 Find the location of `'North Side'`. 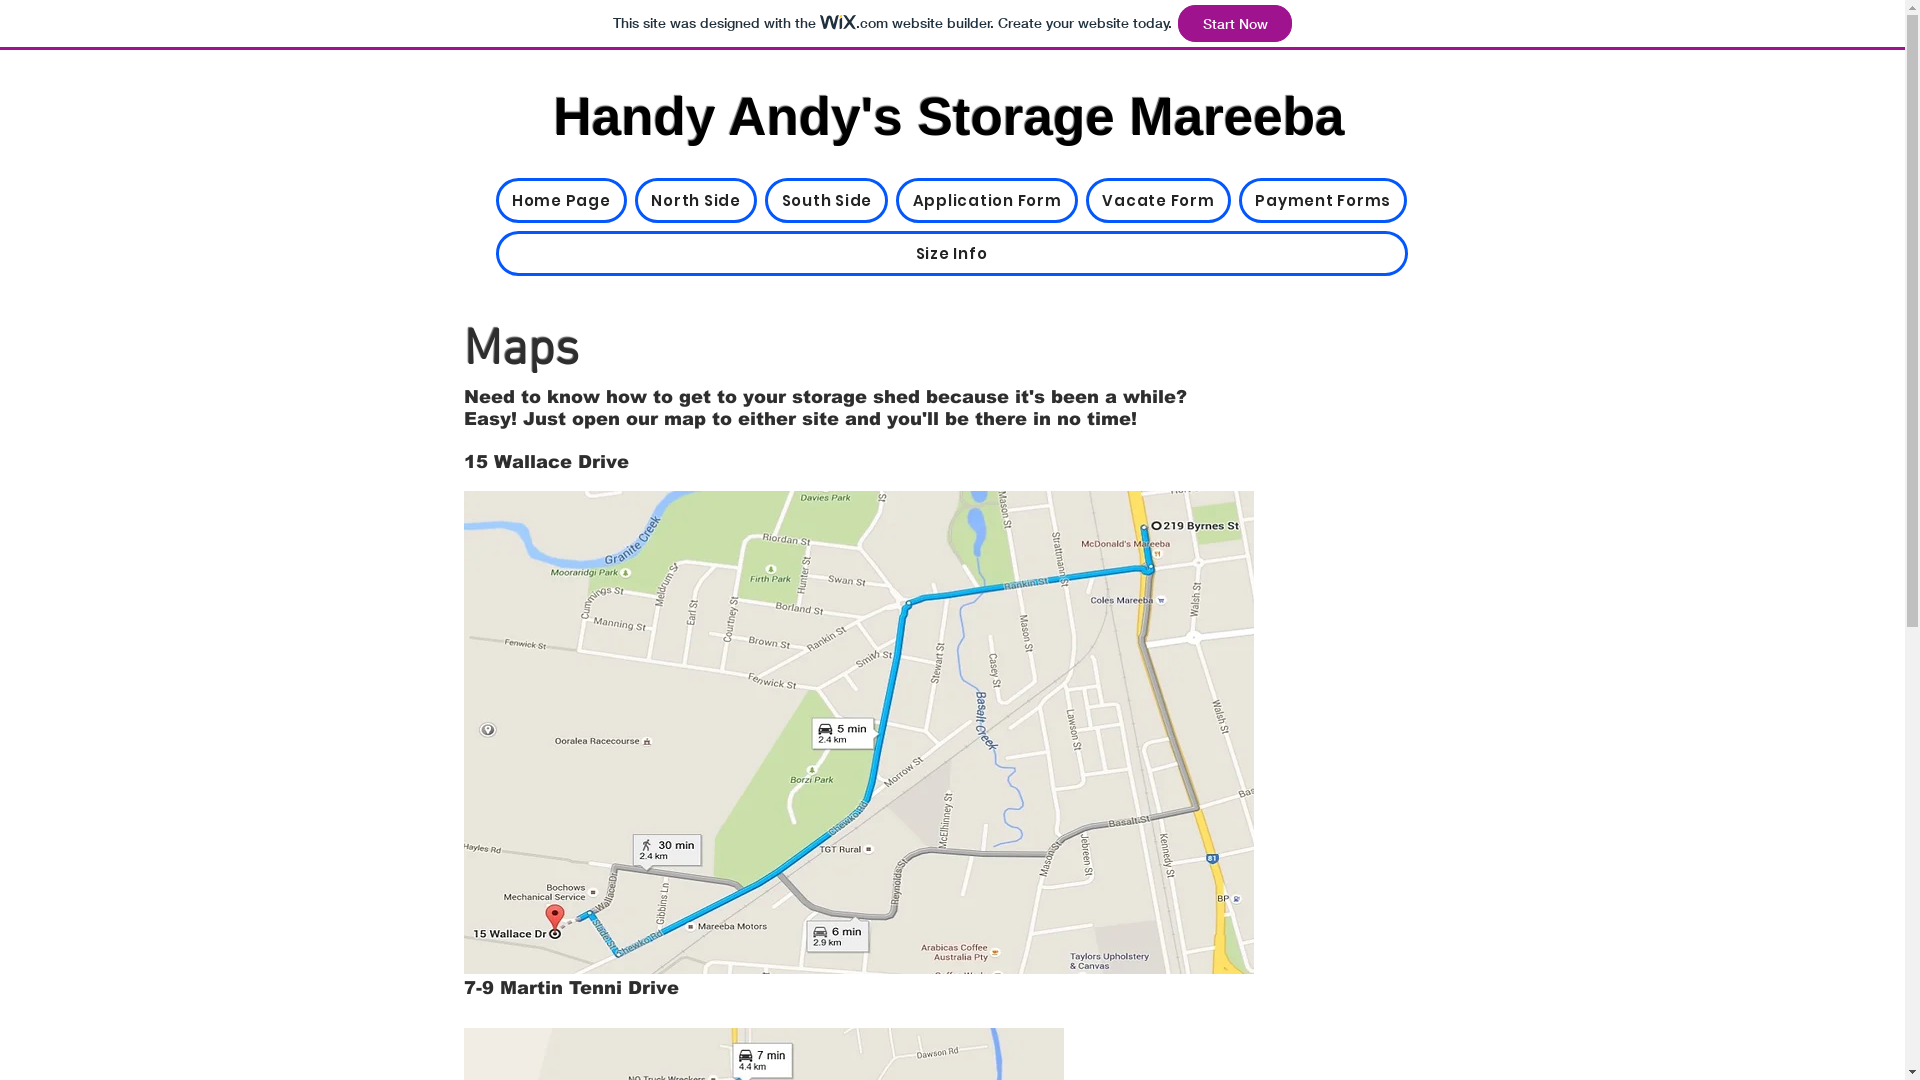

'North Side' is located at coordinates (696, 200).